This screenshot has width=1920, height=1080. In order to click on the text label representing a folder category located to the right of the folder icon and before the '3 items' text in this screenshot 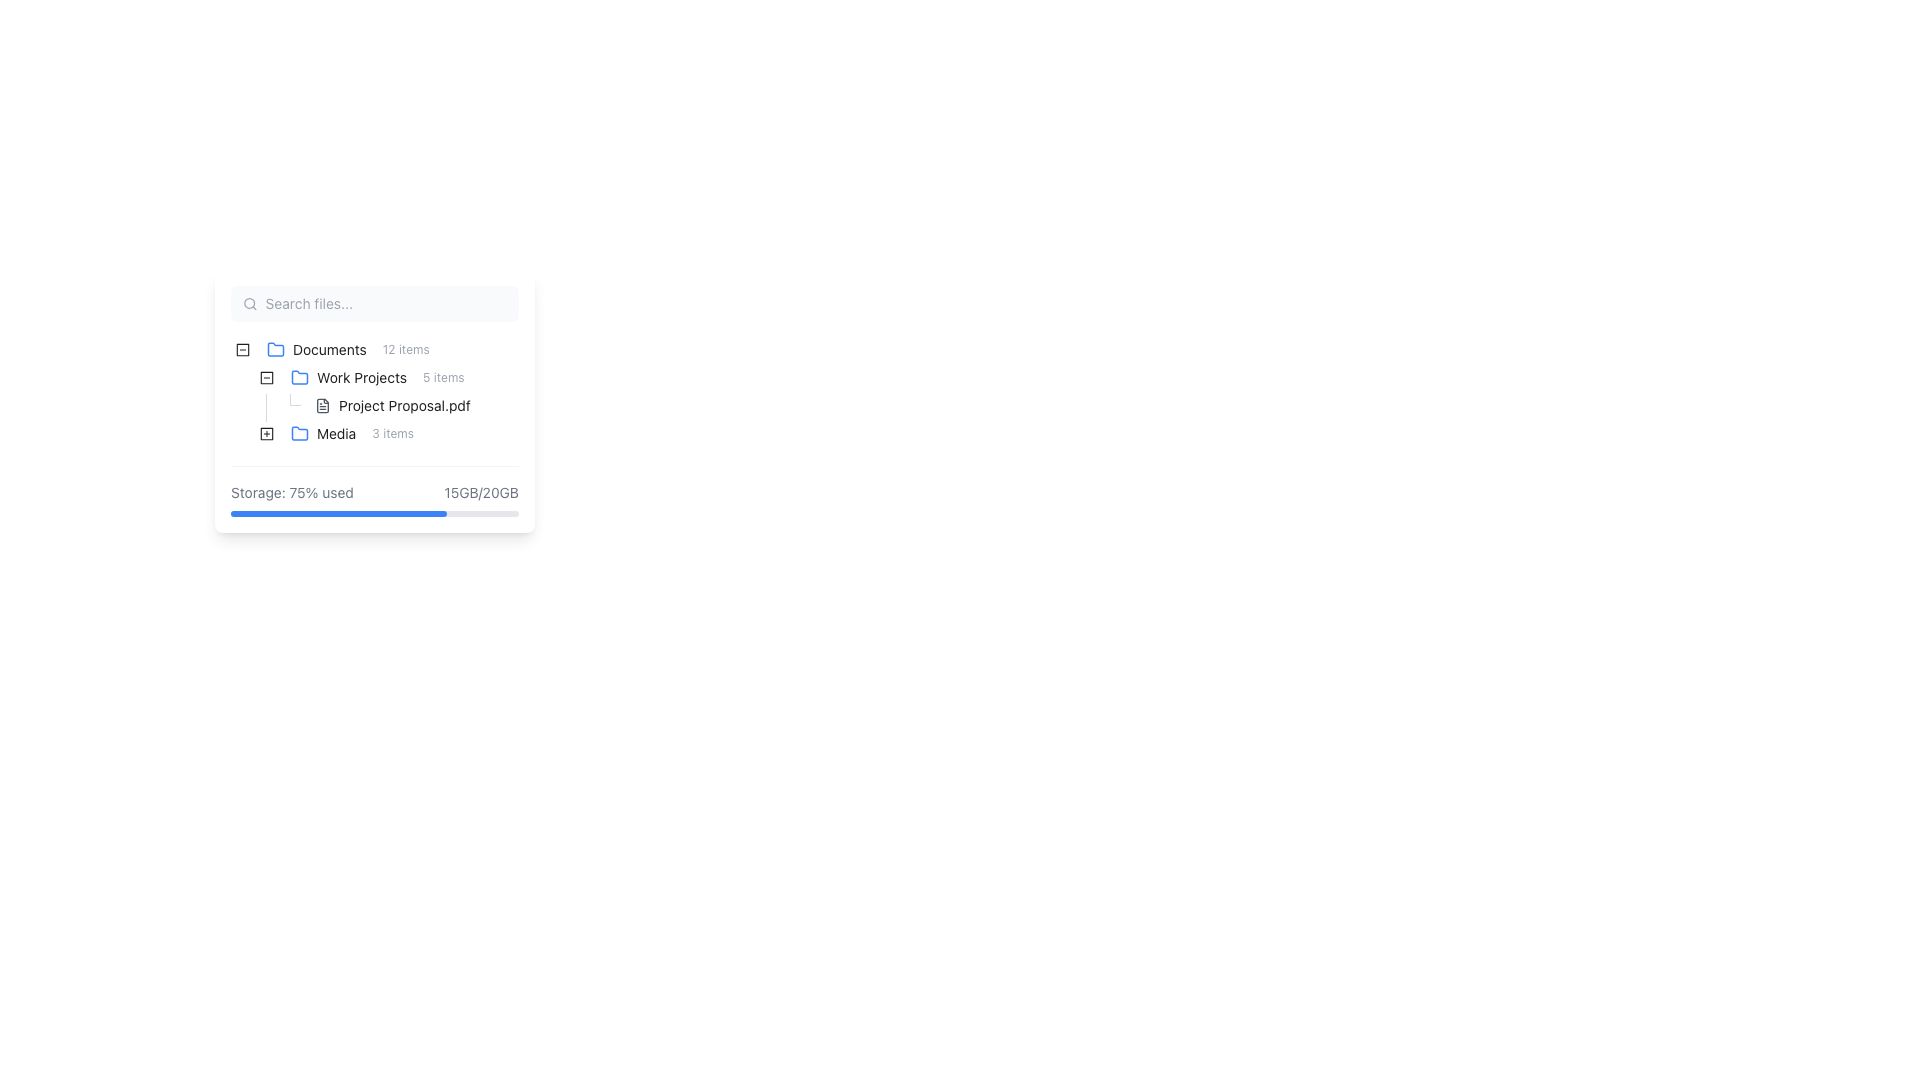, I will do `click(336, 433)`.